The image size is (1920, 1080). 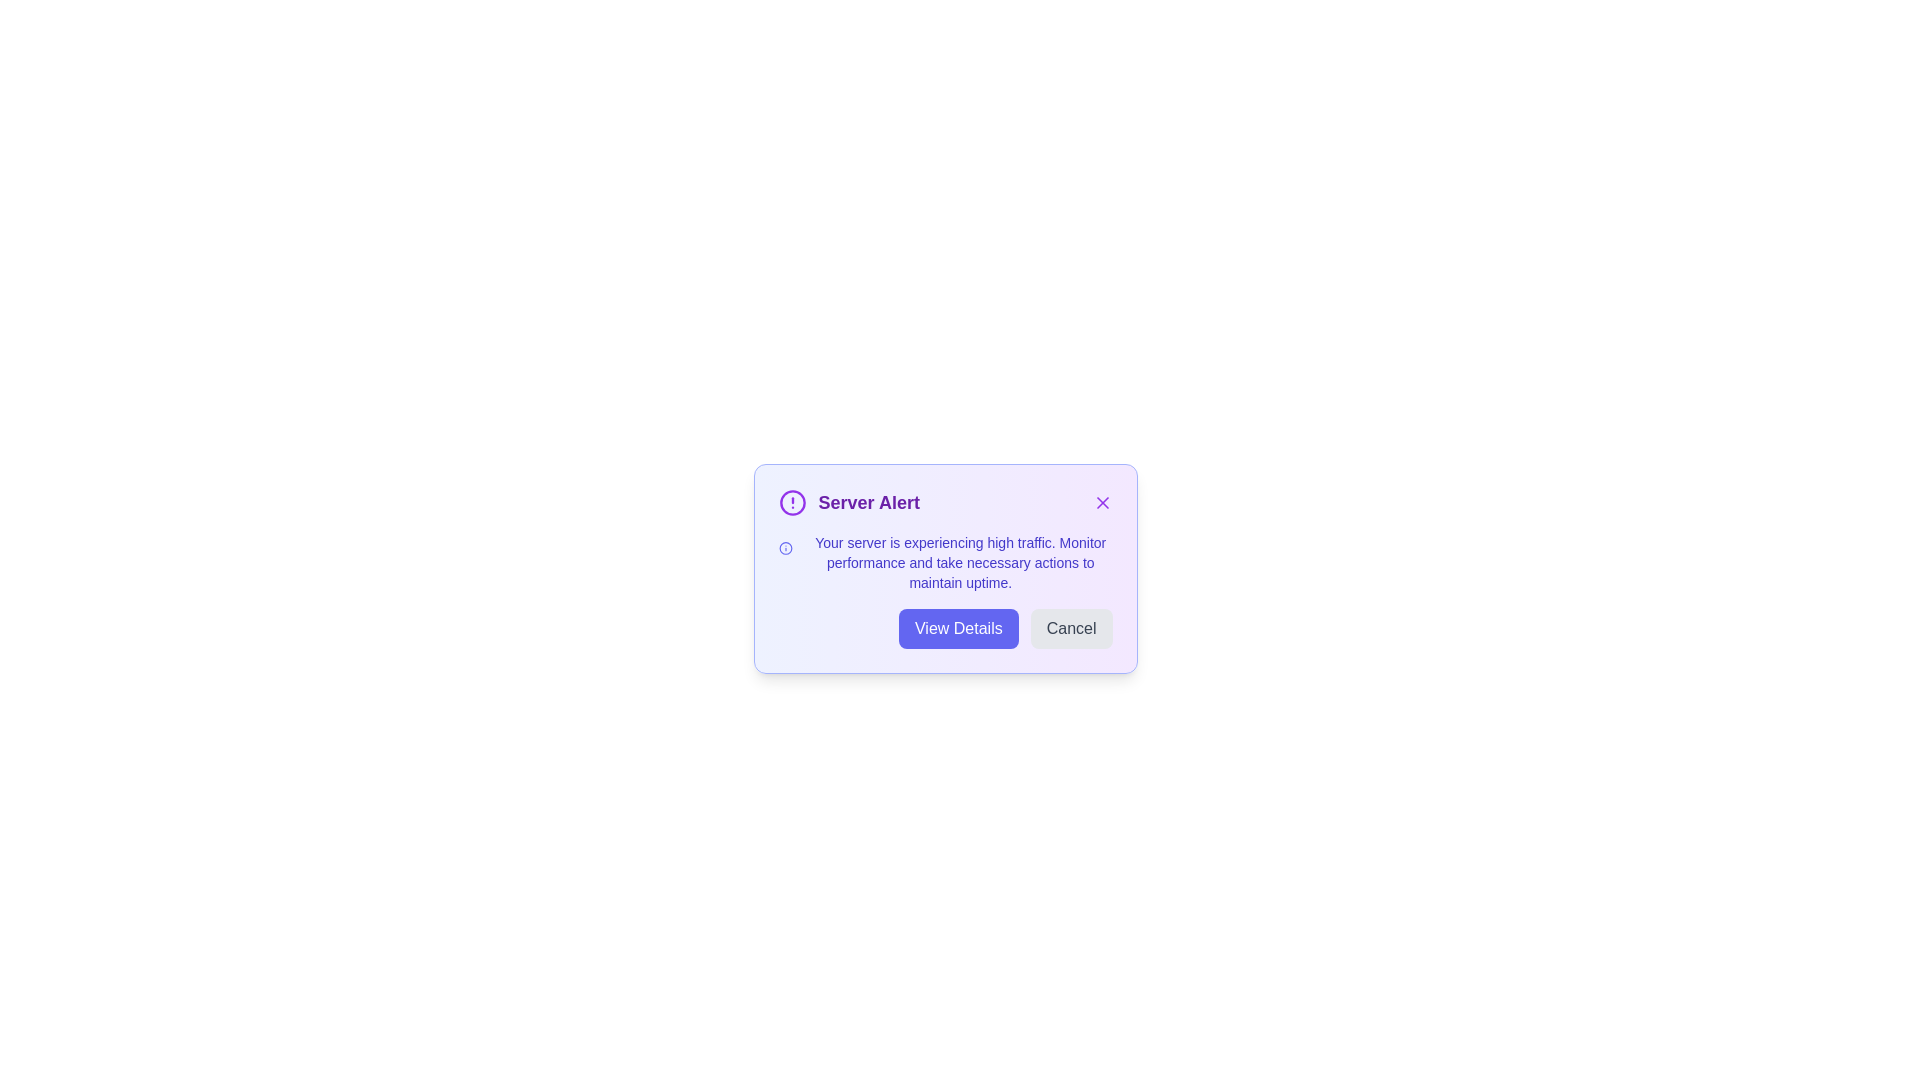 What do you see at coordinates (1101, 501) in the screenshot?
I see `close button to dismiss the alert` at bounding box center [1101, 501].